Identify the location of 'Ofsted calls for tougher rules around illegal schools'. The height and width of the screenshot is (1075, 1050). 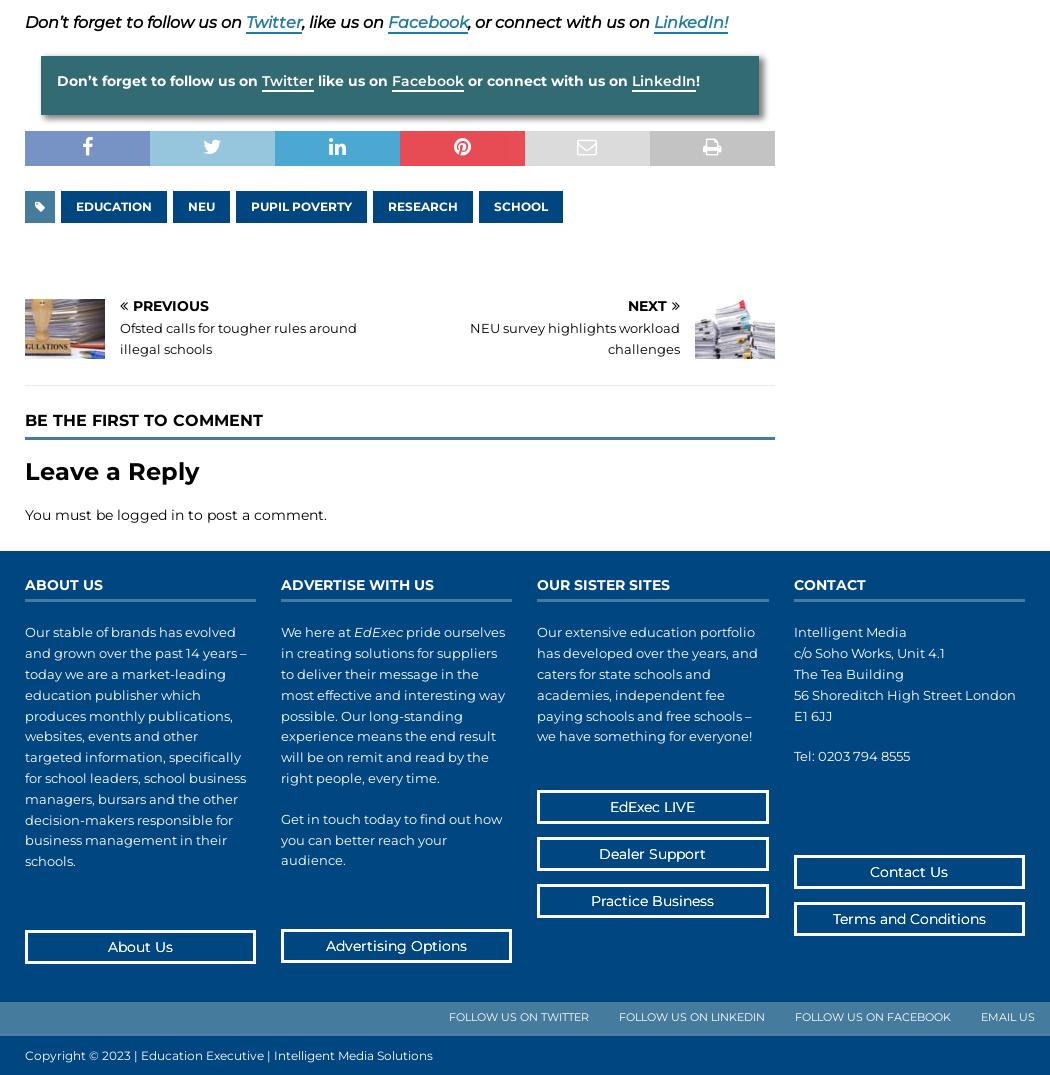
(238, 337).